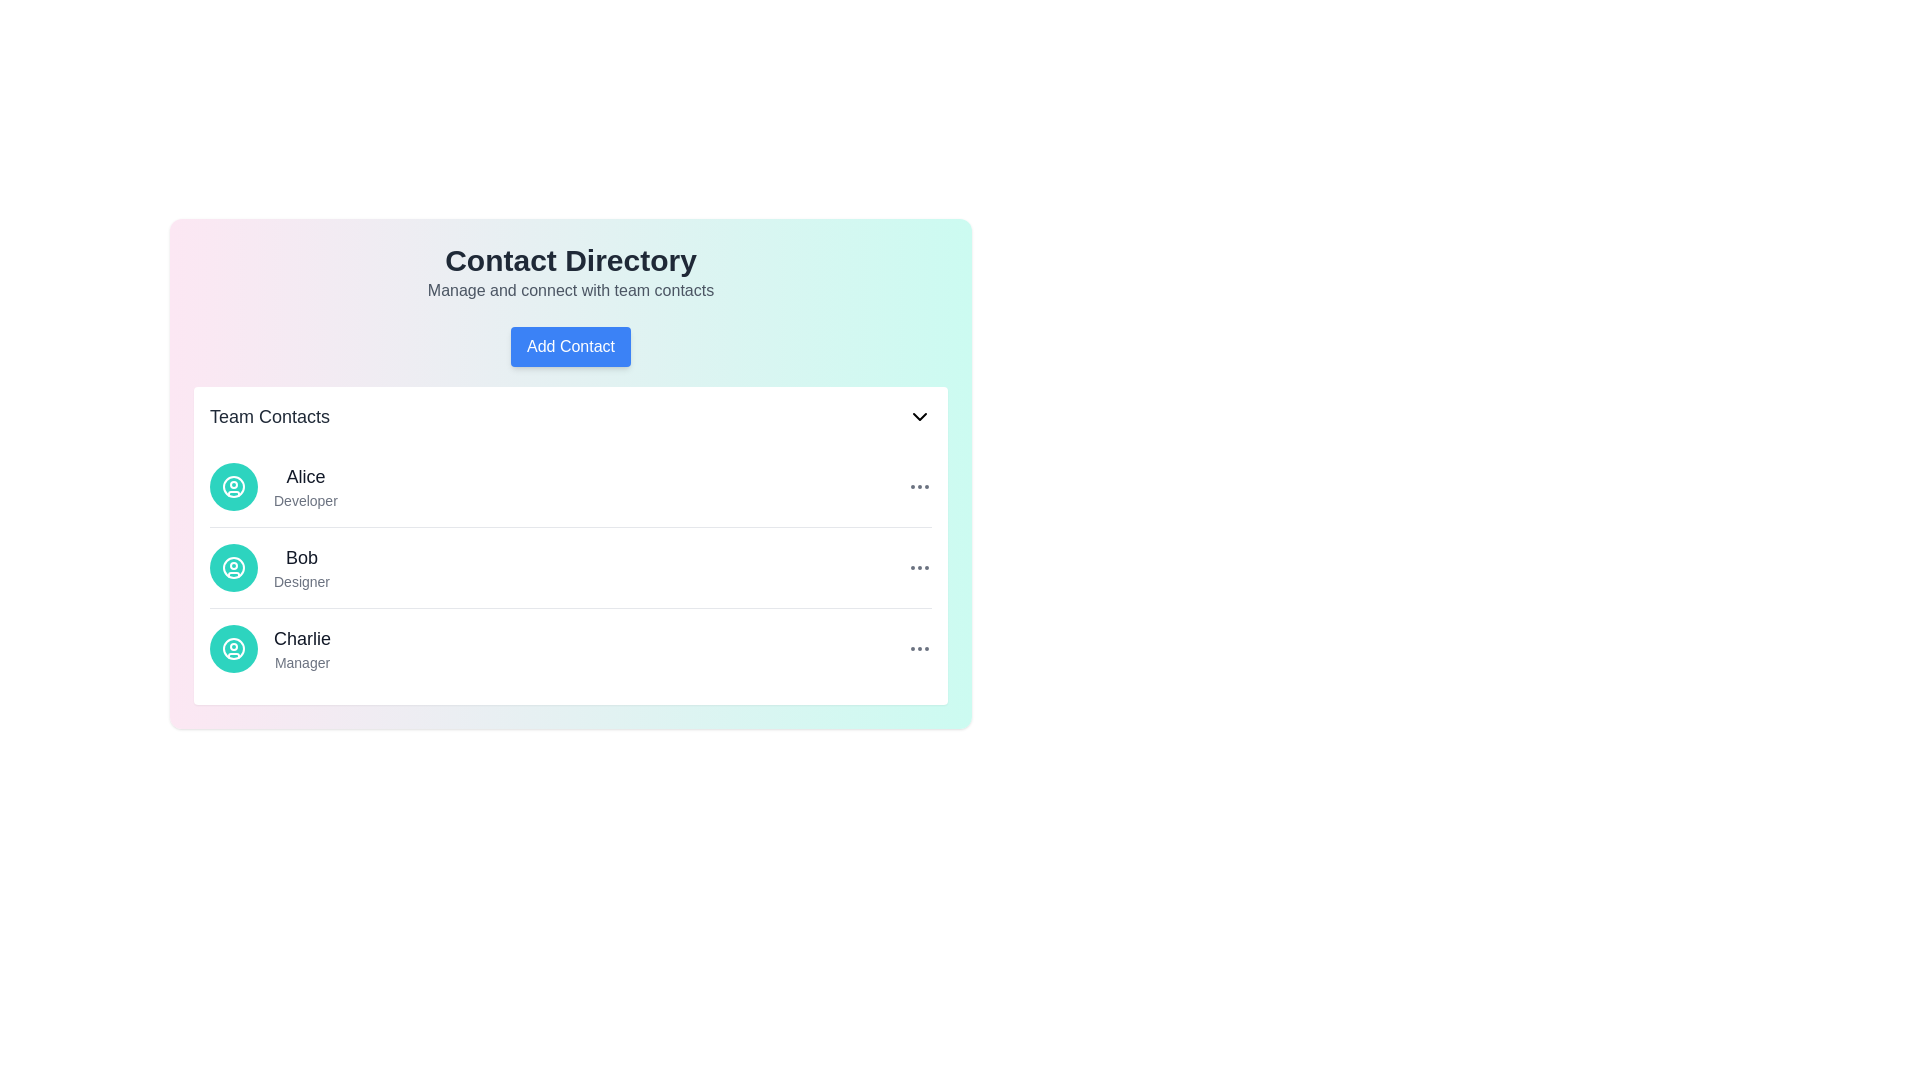 This screenshot has height=1080, width=1920. What do you see at coordinates (234, 567) in the screenshot?
I see `the user profile icon for 'Bob' located in the 'Team Contacts' section, which is the second icon in the list` at bounding box center [234, 567].